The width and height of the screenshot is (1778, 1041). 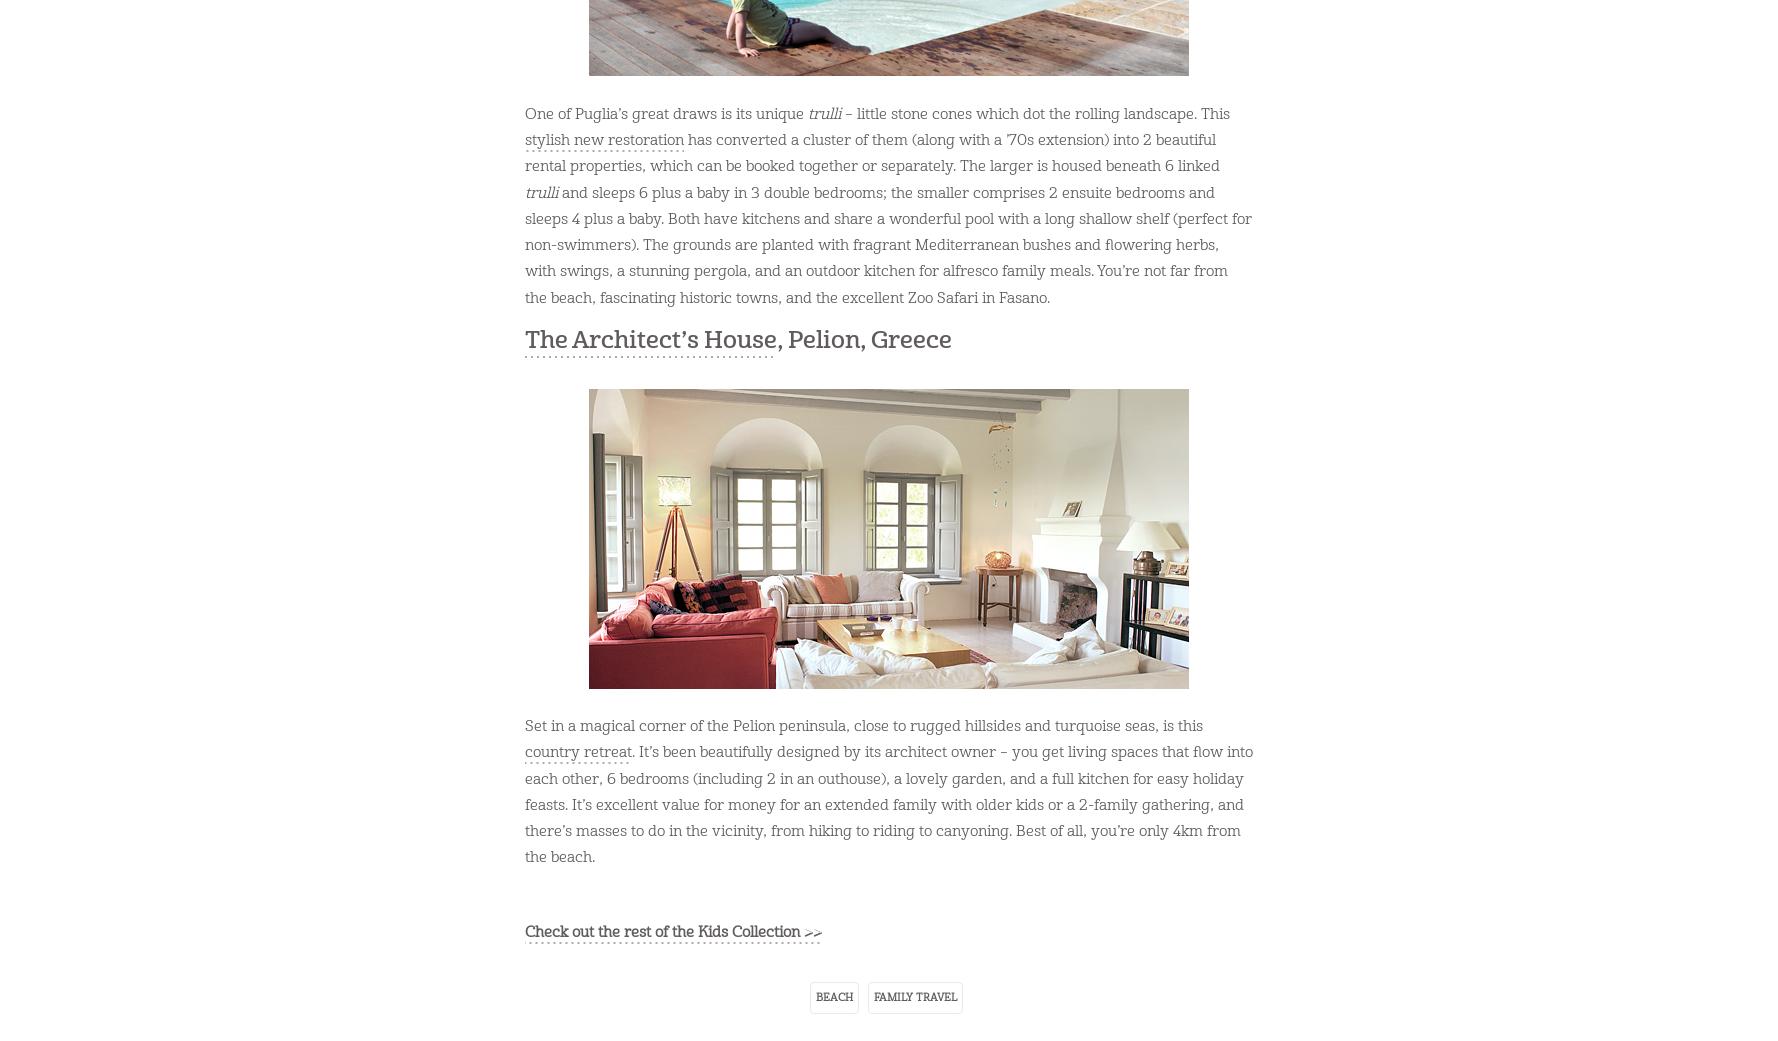 What do you see at coordinates (863, 339) in the screenshot?
I see `', Pelion, Greece'` at bounding box center [863, 339].